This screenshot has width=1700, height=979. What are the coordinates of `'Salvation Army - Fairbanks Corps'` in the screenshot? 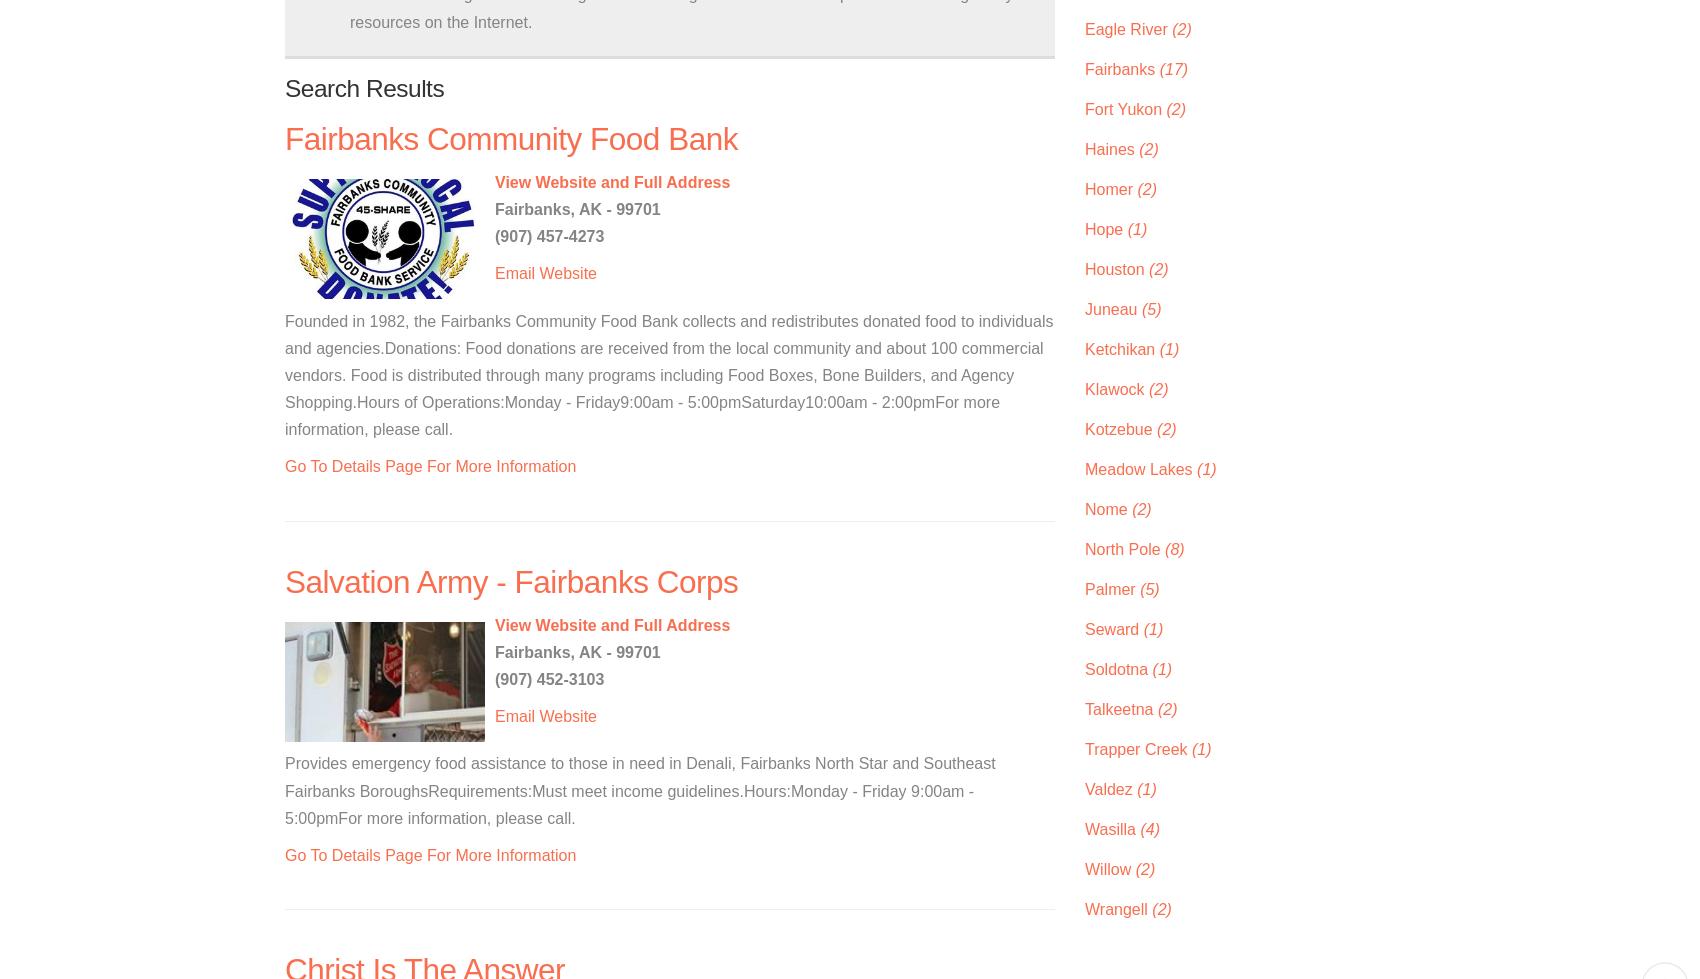 It's located at (511, 580).